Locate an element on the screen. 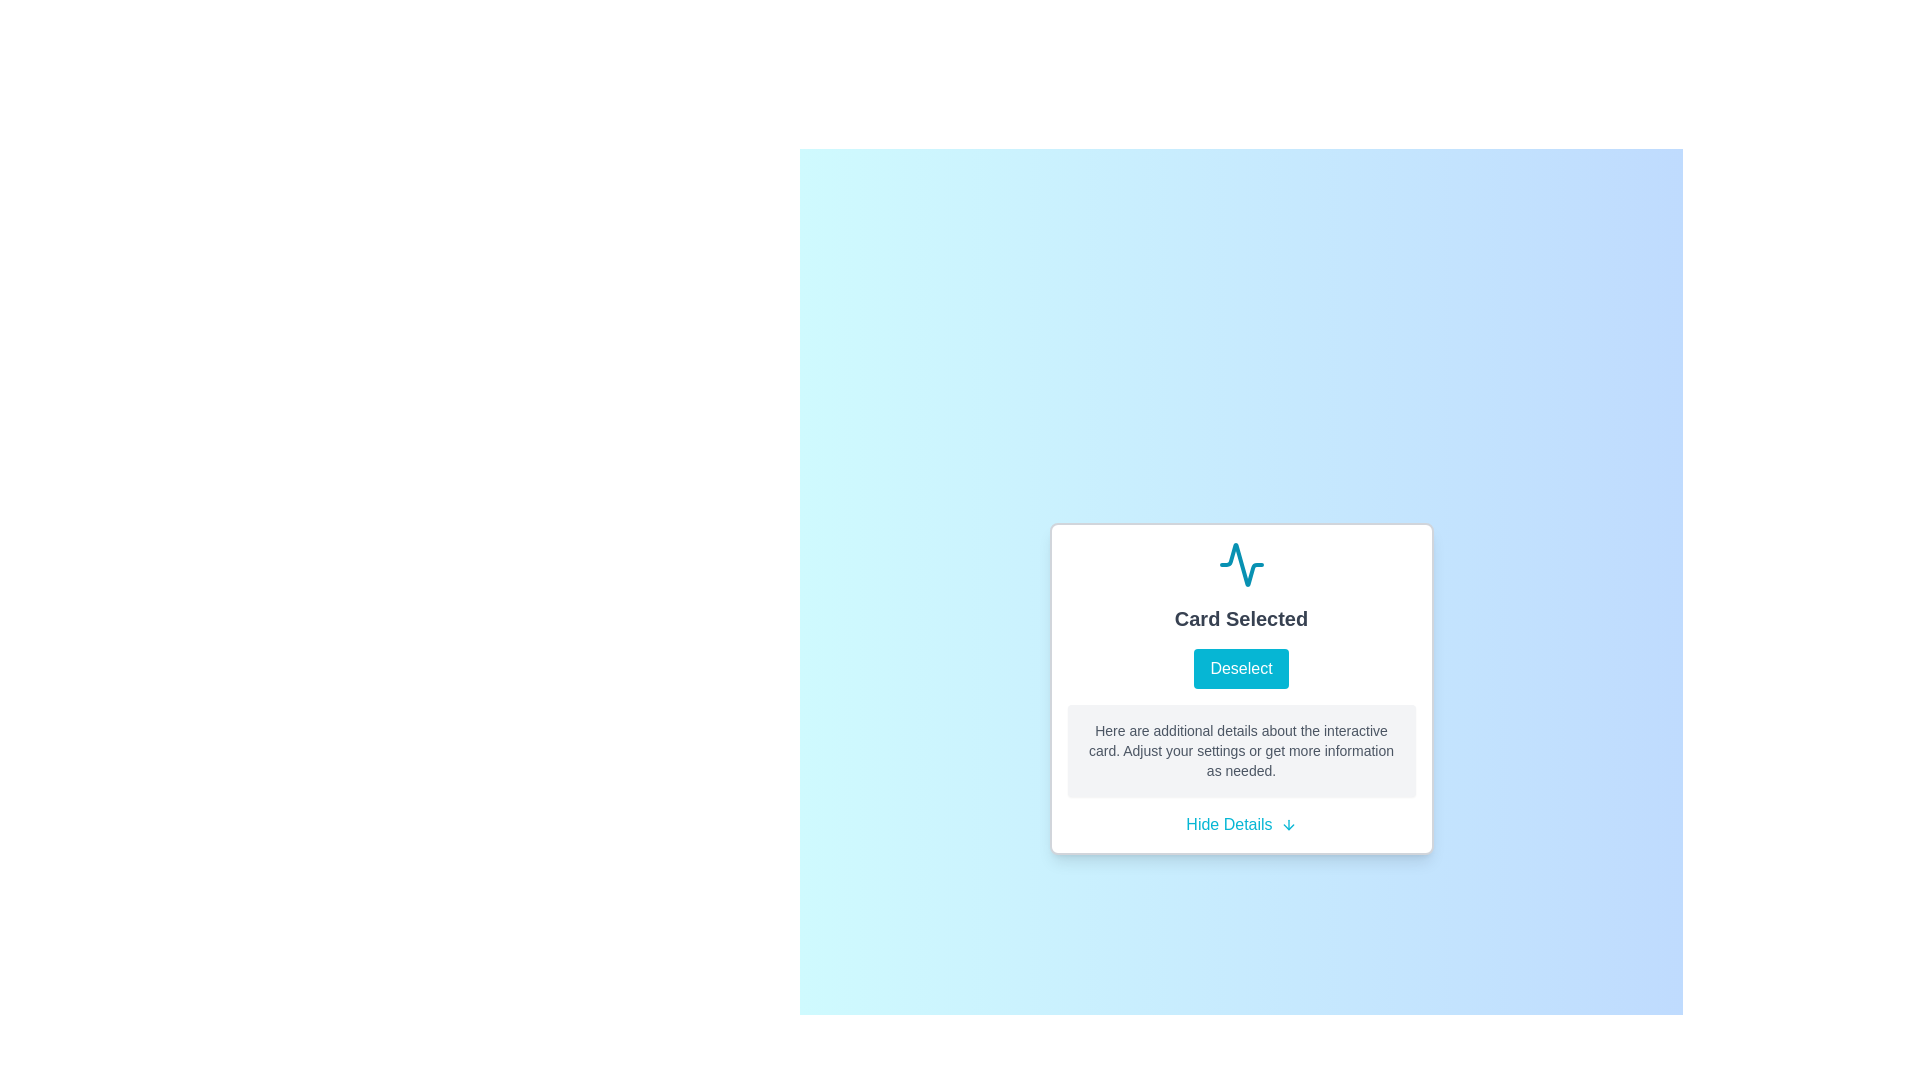 Image resolution: width=1920 pixels, height=1080 pixels. the button located at the bottom of the card, which toggles the visibility of additional card details is located at coordinates (1240, 825).